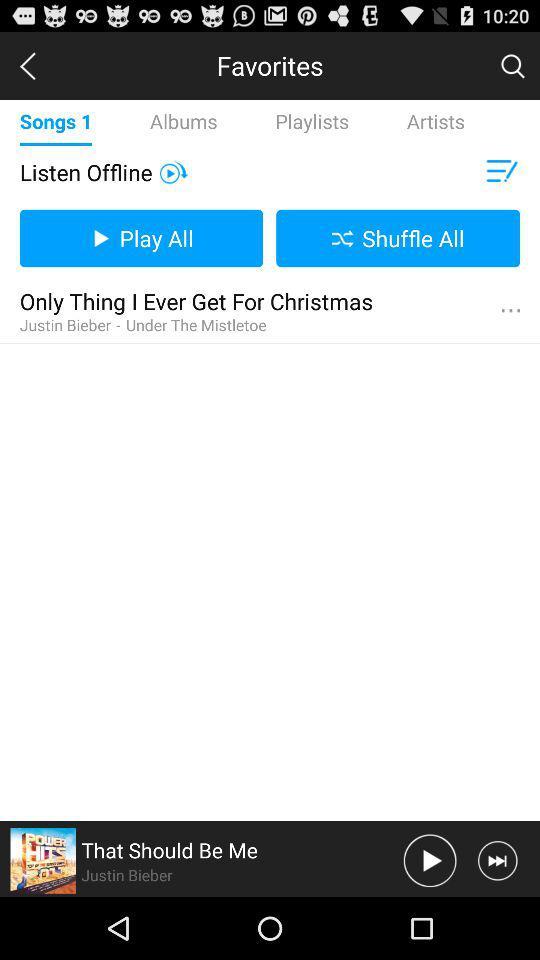 The width and height of the screenshot is (540, 960). What do you see at coordinates (173, 171) in the screenshot?
I see `the sound offline` at bounding box center [173, 171].